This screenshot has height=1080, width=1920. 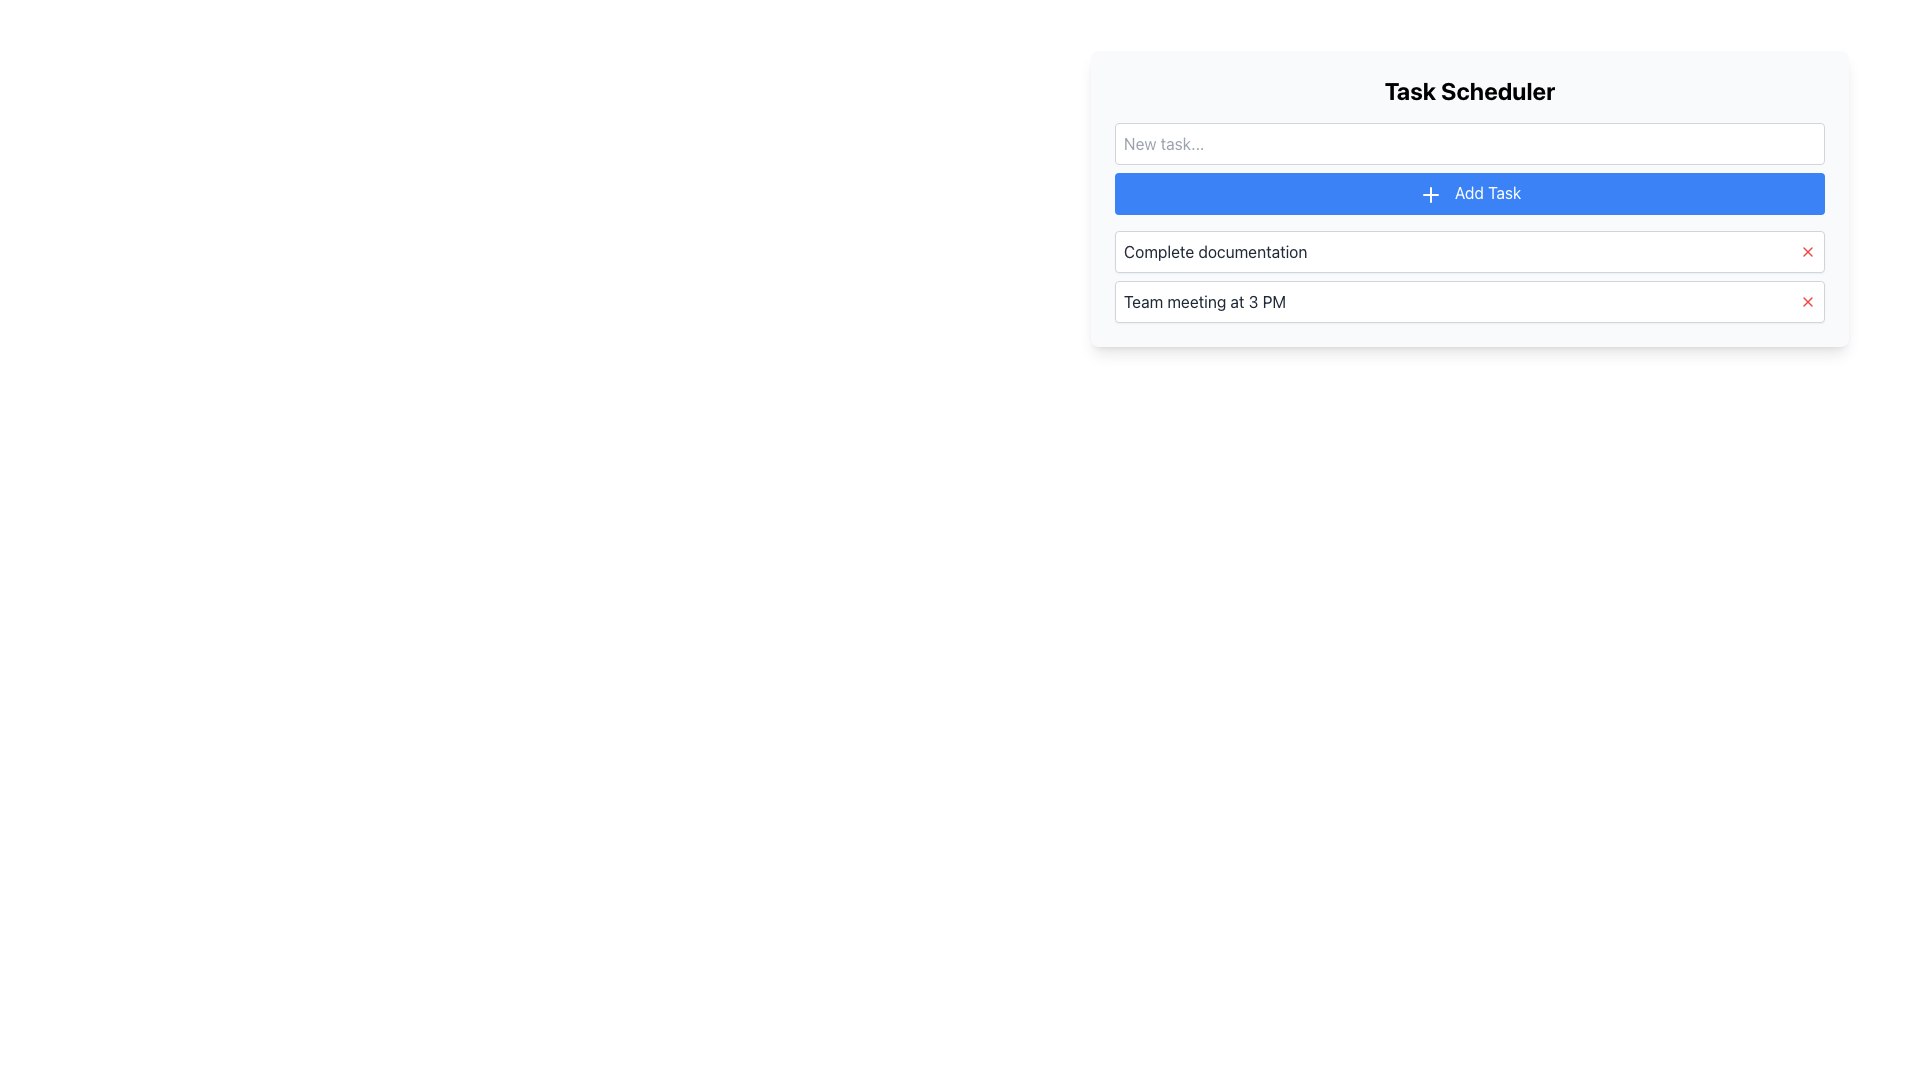 I want to click on the task management widget's task items located in the top-right corner of the layout for potential additional interactions, so click(x=1469, y=197).